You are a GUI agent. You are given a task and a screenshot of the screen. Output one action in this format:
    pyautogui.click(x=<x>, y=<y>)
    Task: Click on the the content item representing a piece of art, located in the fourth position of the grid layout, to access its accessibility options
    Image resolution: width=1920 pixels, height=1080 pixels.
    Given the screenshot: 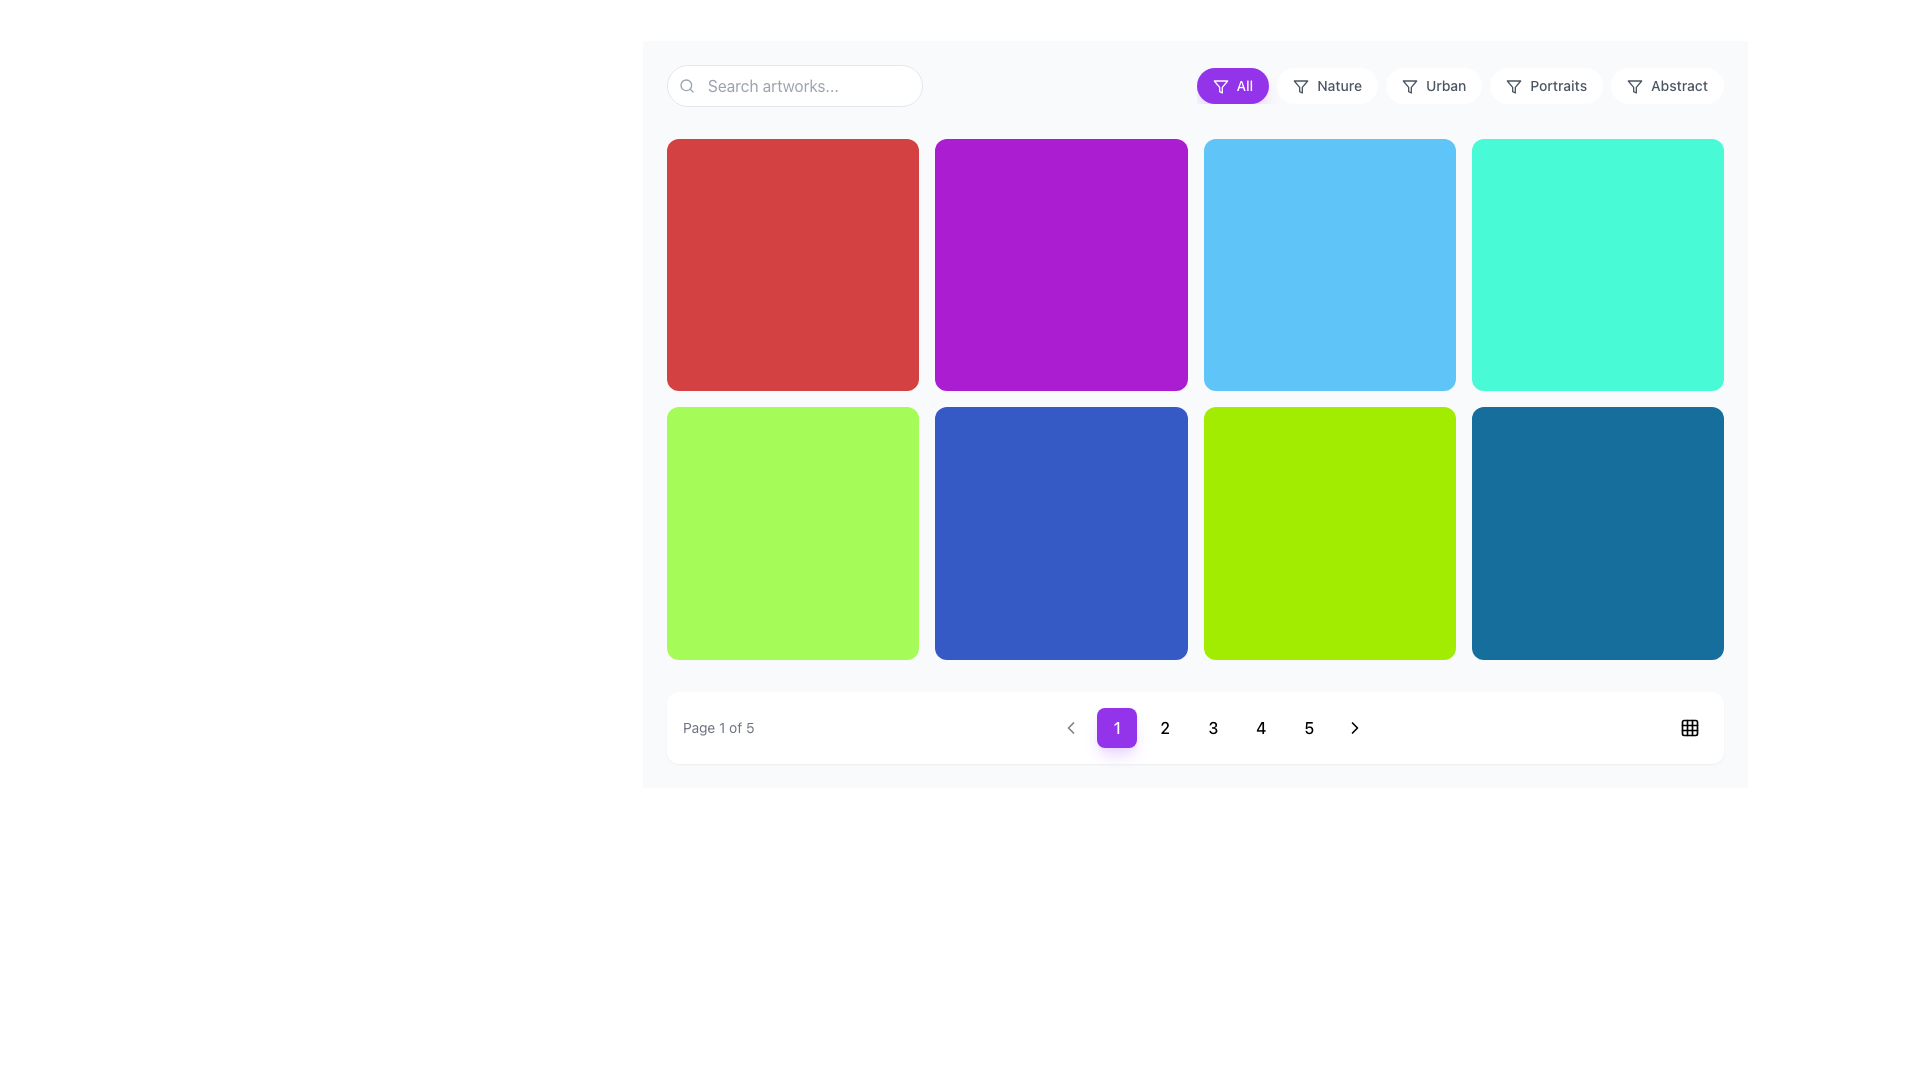 What is the action you would take?
    pyautogui.click(x=1596, y=264)
    